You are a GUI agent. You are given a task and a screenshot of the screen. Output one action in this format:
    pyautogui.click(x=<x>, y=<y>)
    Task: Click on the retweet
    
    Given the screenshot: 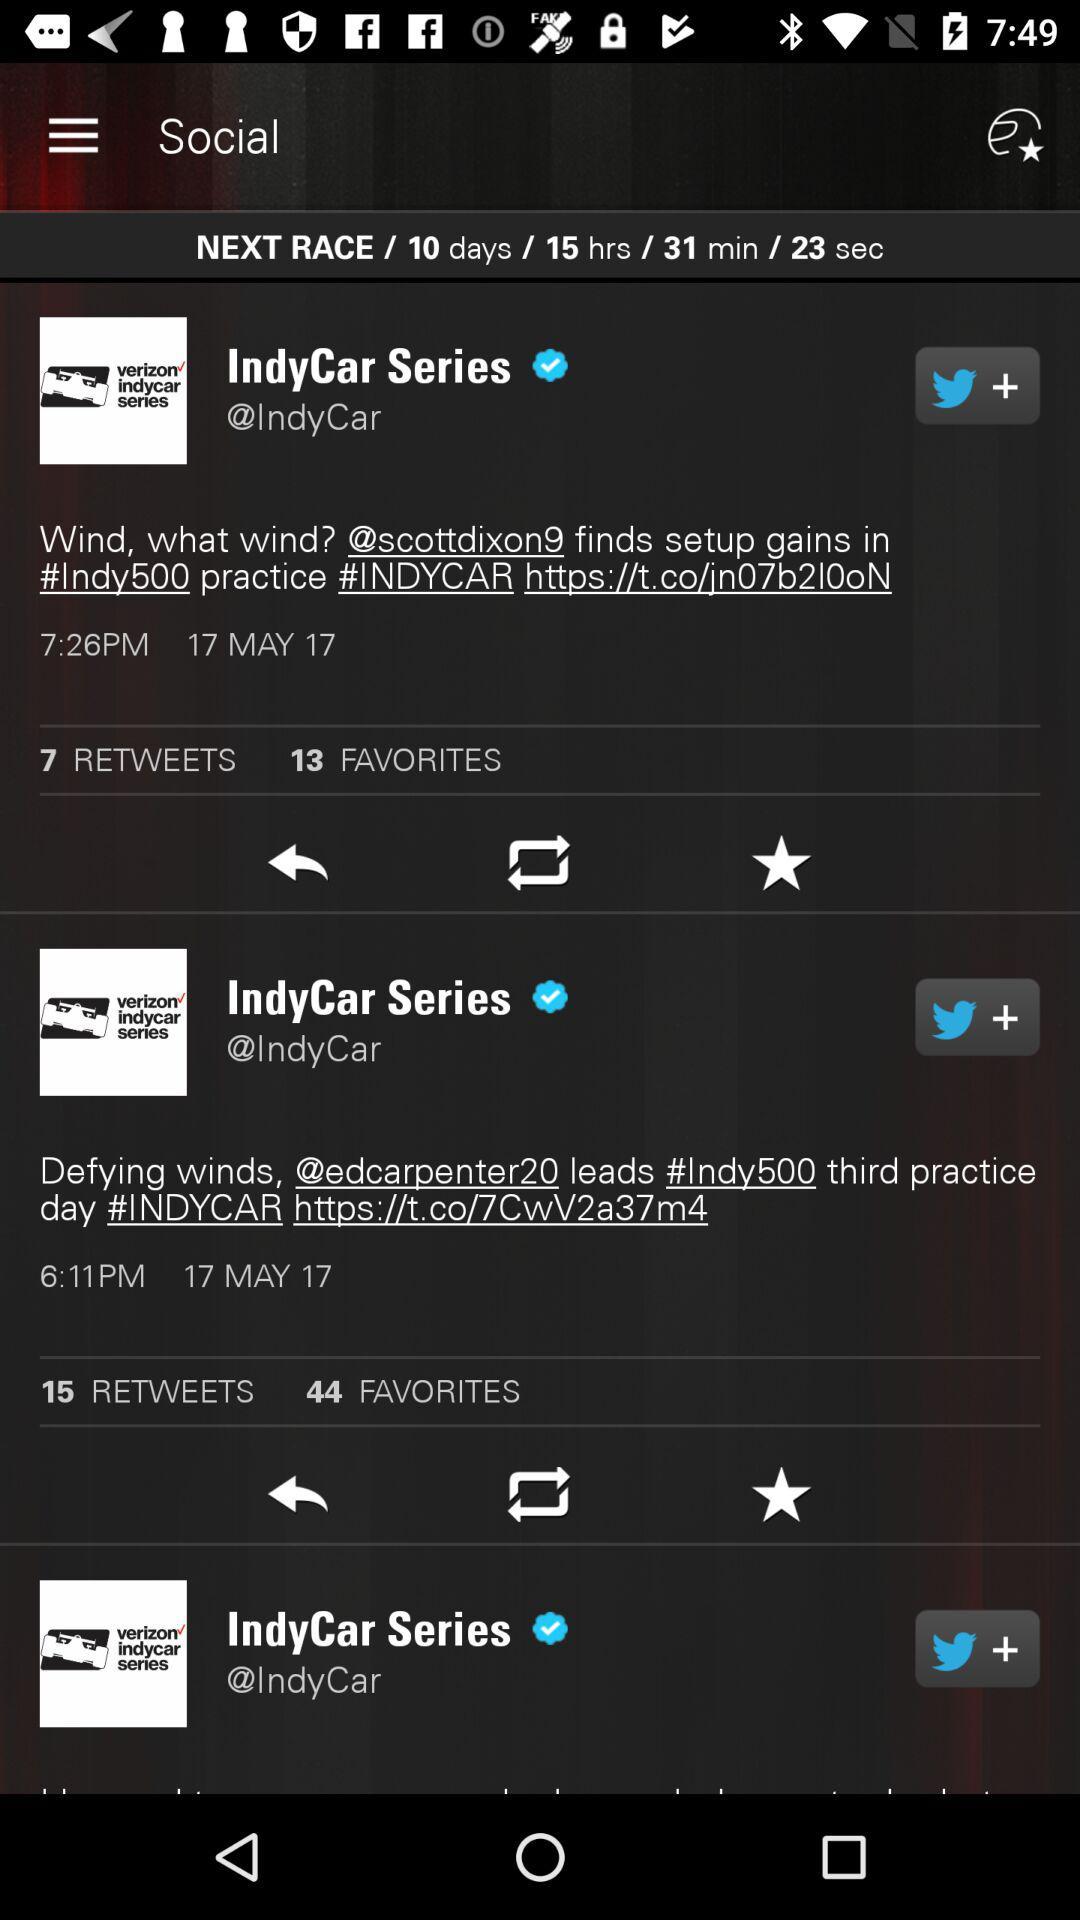 What is the action you would take?
    pyautogui.click(x=976, y=1648)
    